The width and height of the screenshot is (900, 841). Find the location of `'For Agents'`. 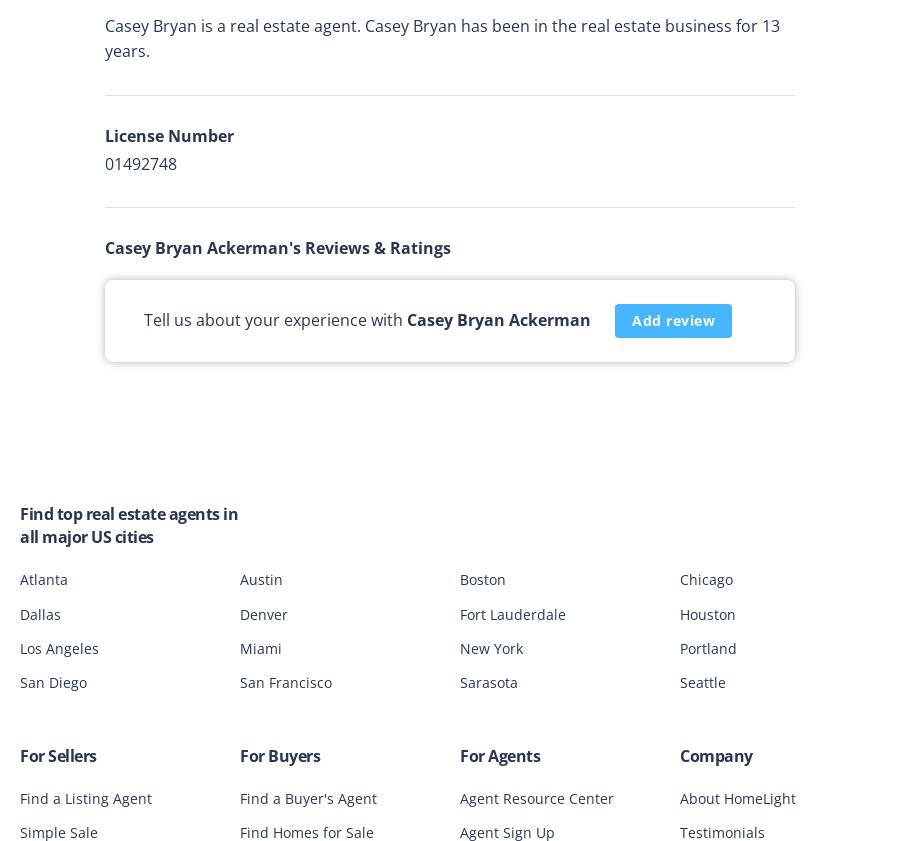

'For Agents' is located at coordinates (499, 754).